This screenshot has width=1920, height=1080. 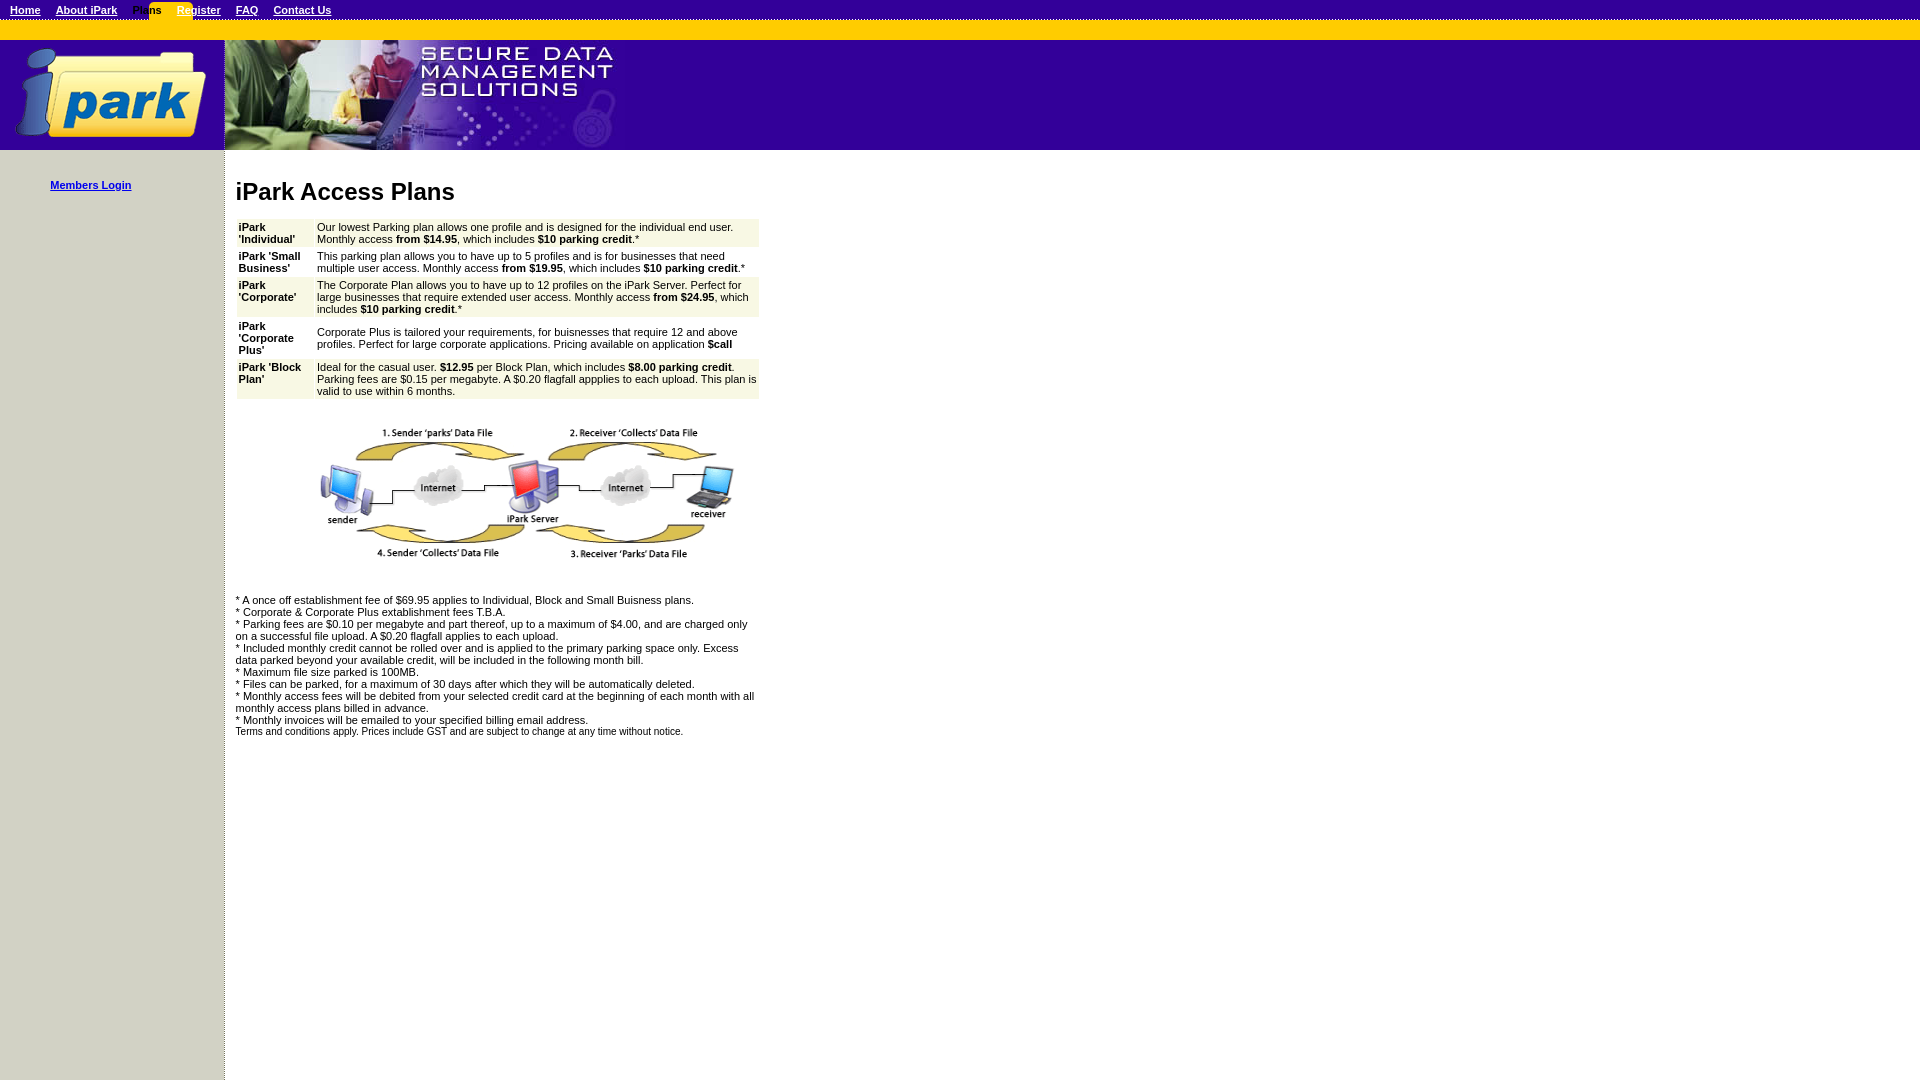 What do you see at coordinates (246, 10) in the screenshot?
I see `'FAQ'` at bounding box center [246, 10].